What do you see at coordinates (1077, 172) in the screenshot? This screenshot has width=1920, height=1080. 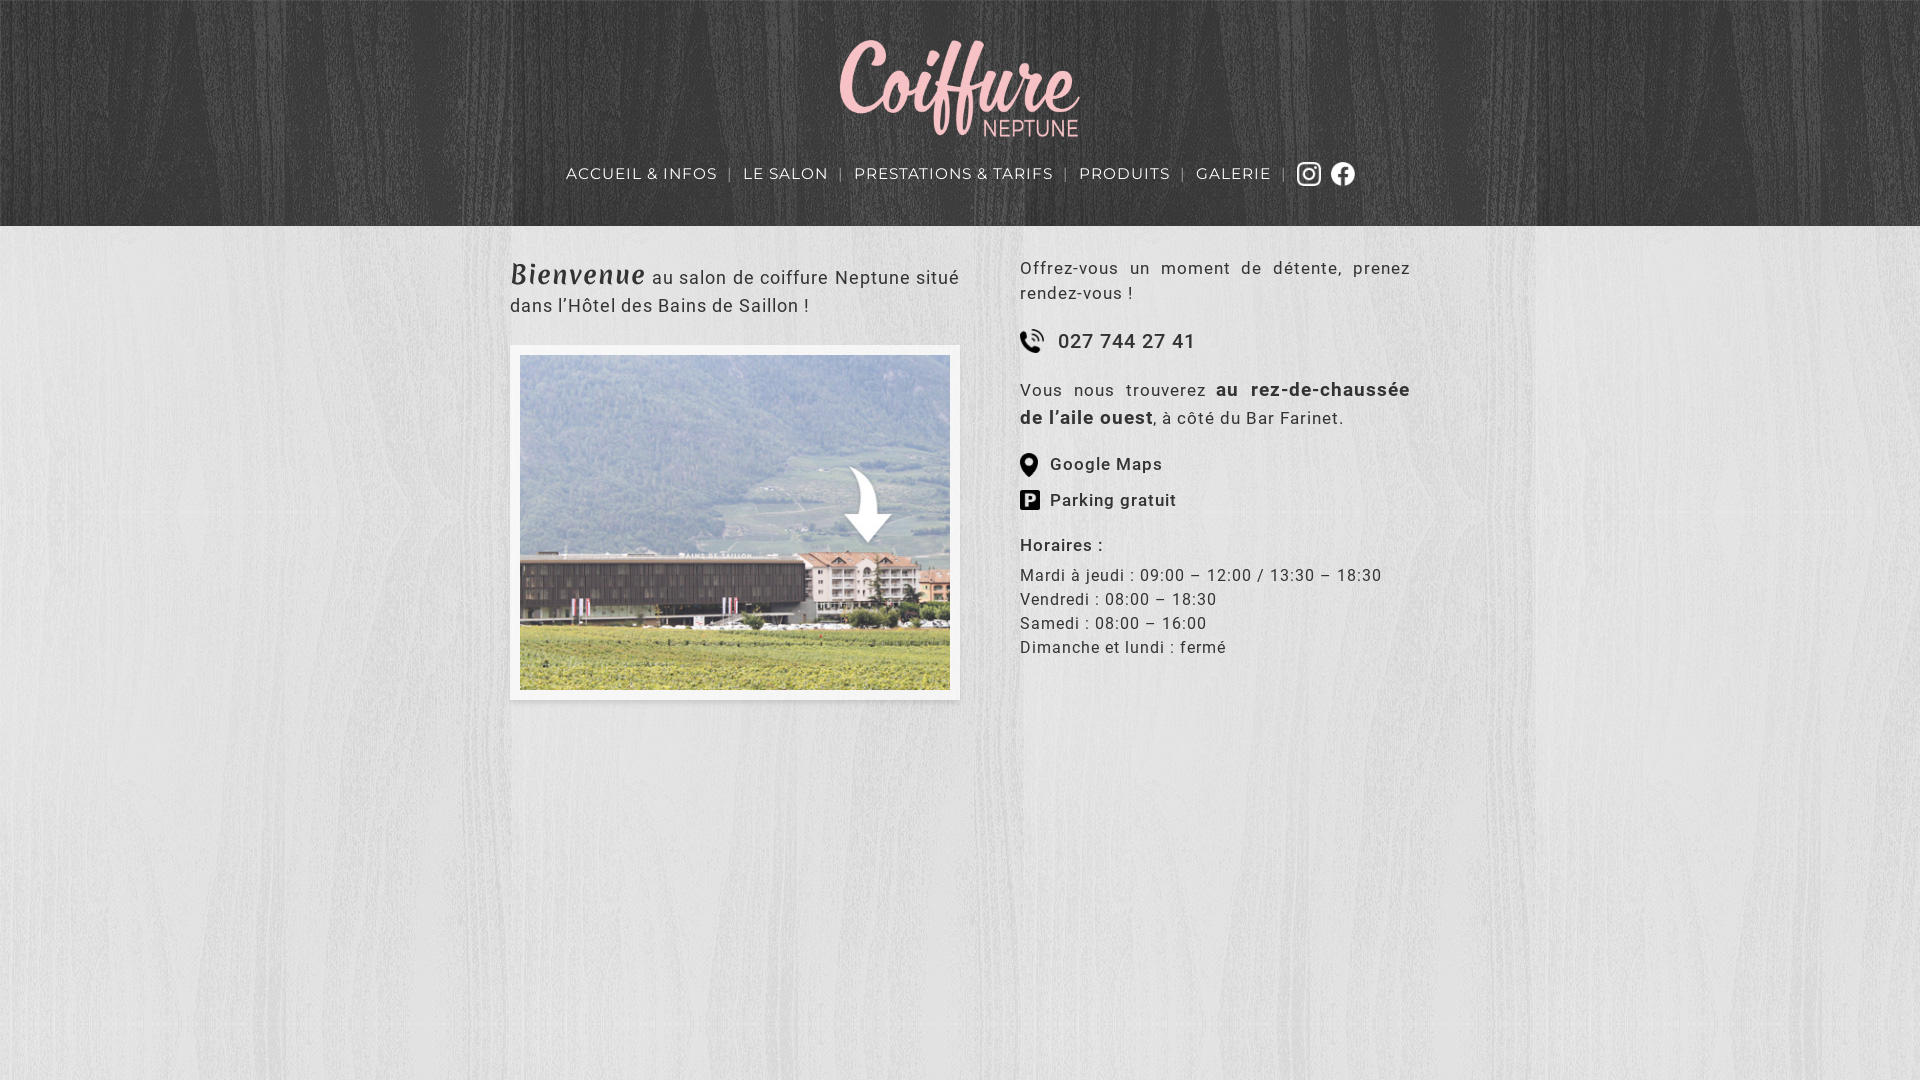 I see `'PRODUITS'` at bounding box center [1077, 172].